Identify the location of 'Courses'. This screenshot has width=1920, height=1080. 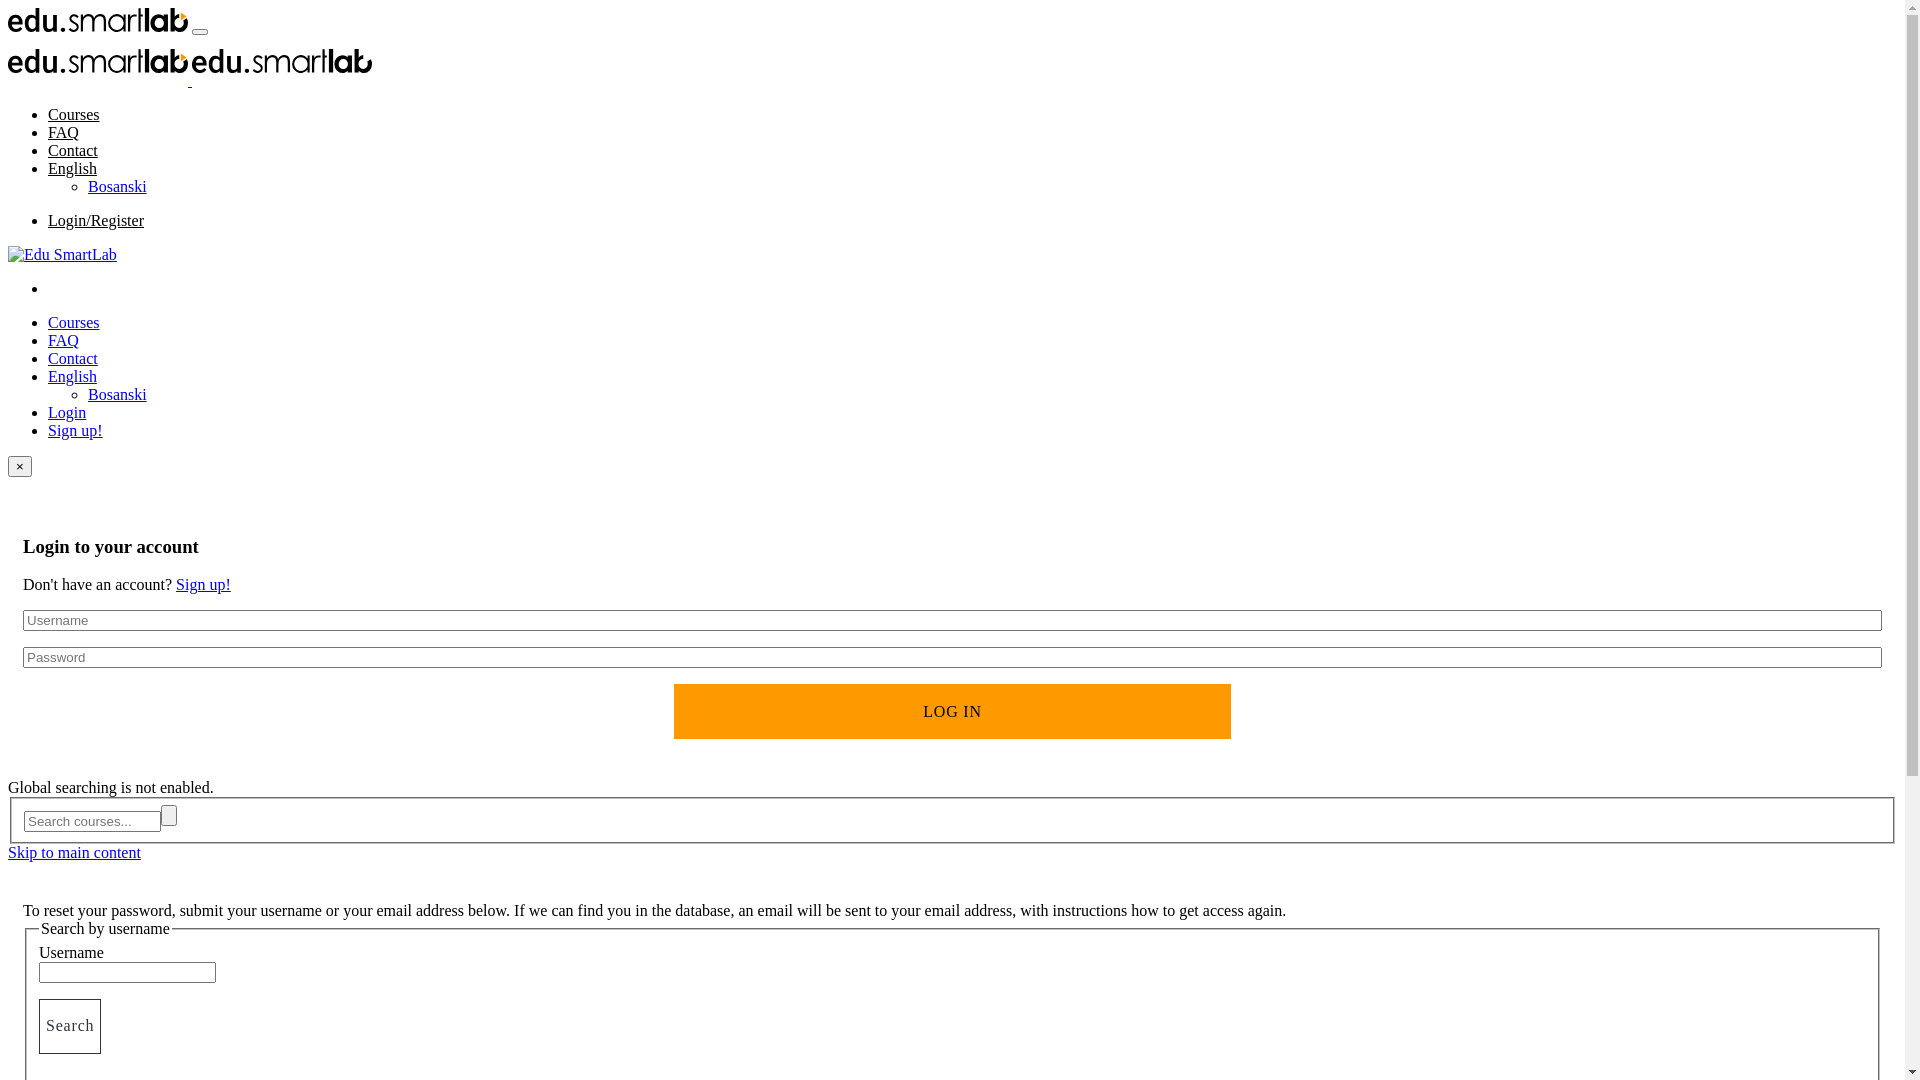
(73, 321).